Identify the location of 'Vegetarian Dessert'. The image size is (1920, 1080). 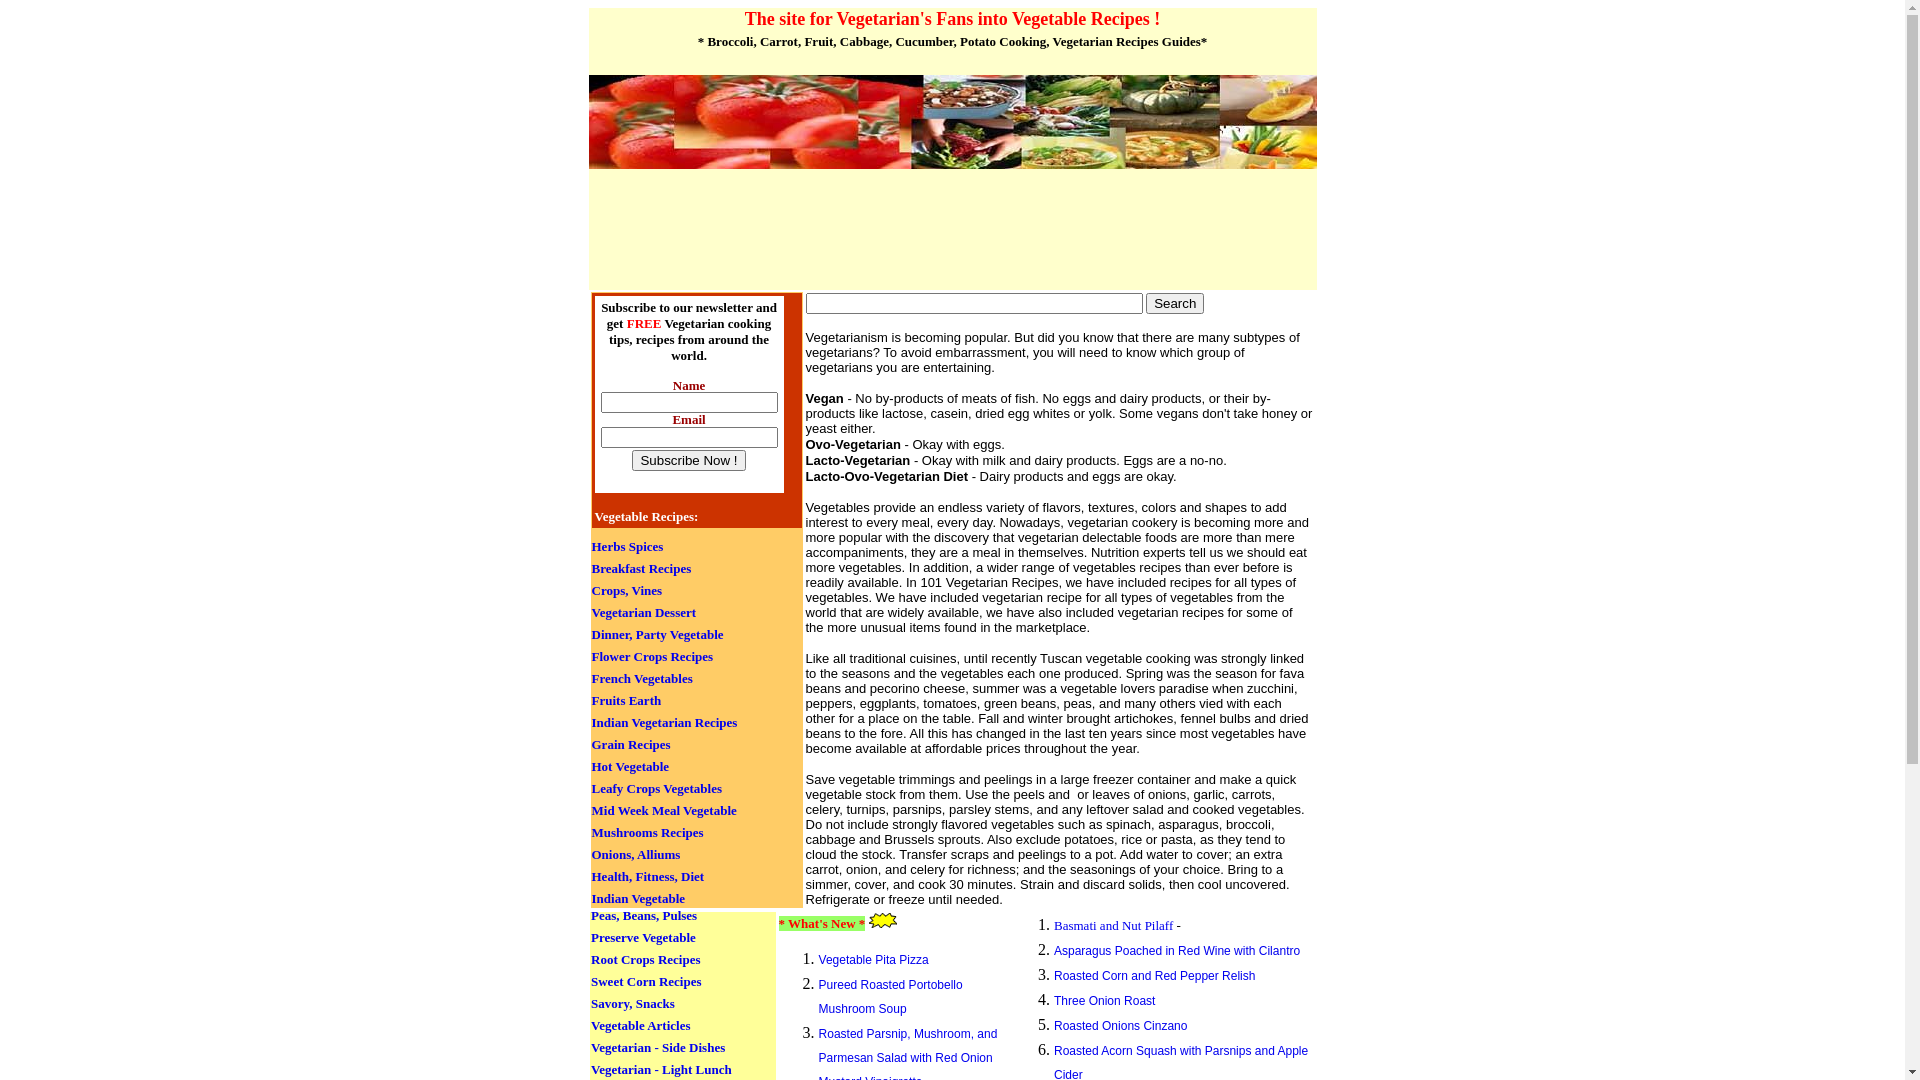
(644, 611).